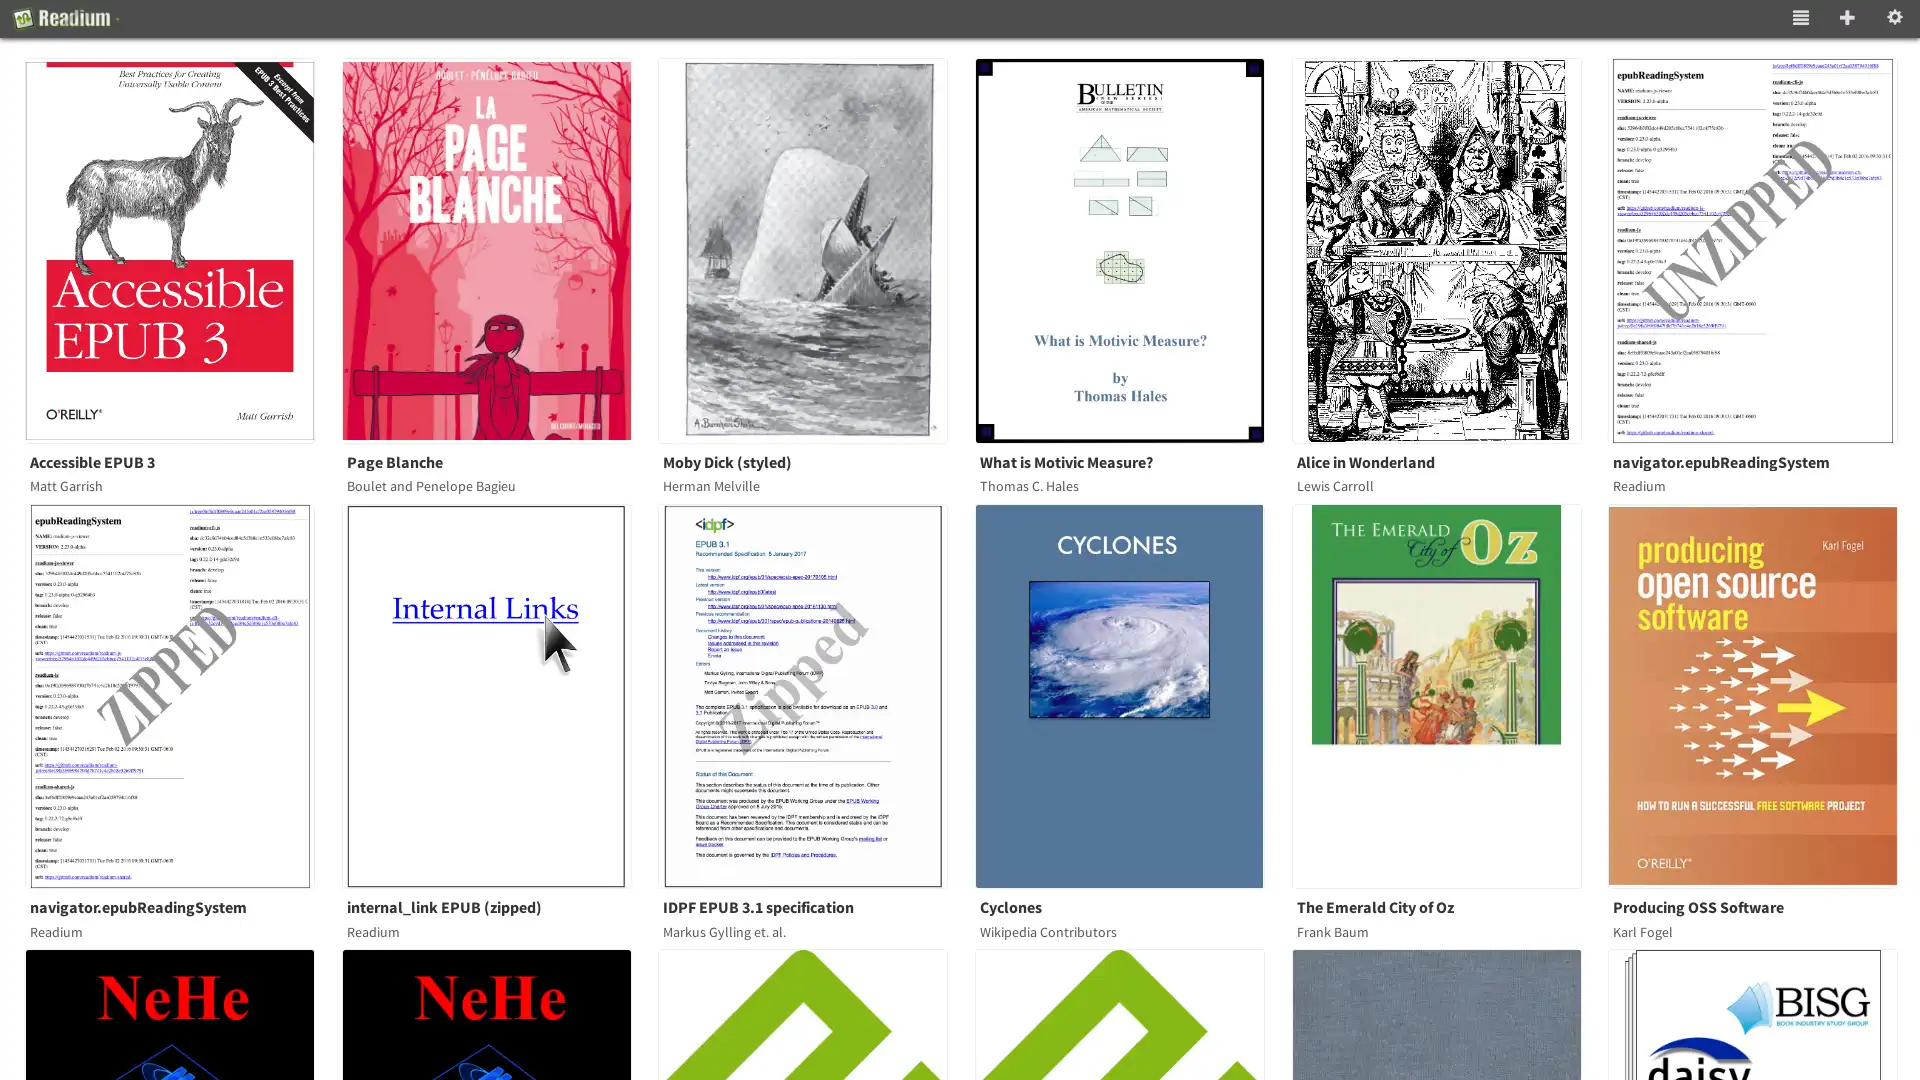 This screenshot has height=1080, width=1920. I want to click on Settings [o], so click(1894, 19).